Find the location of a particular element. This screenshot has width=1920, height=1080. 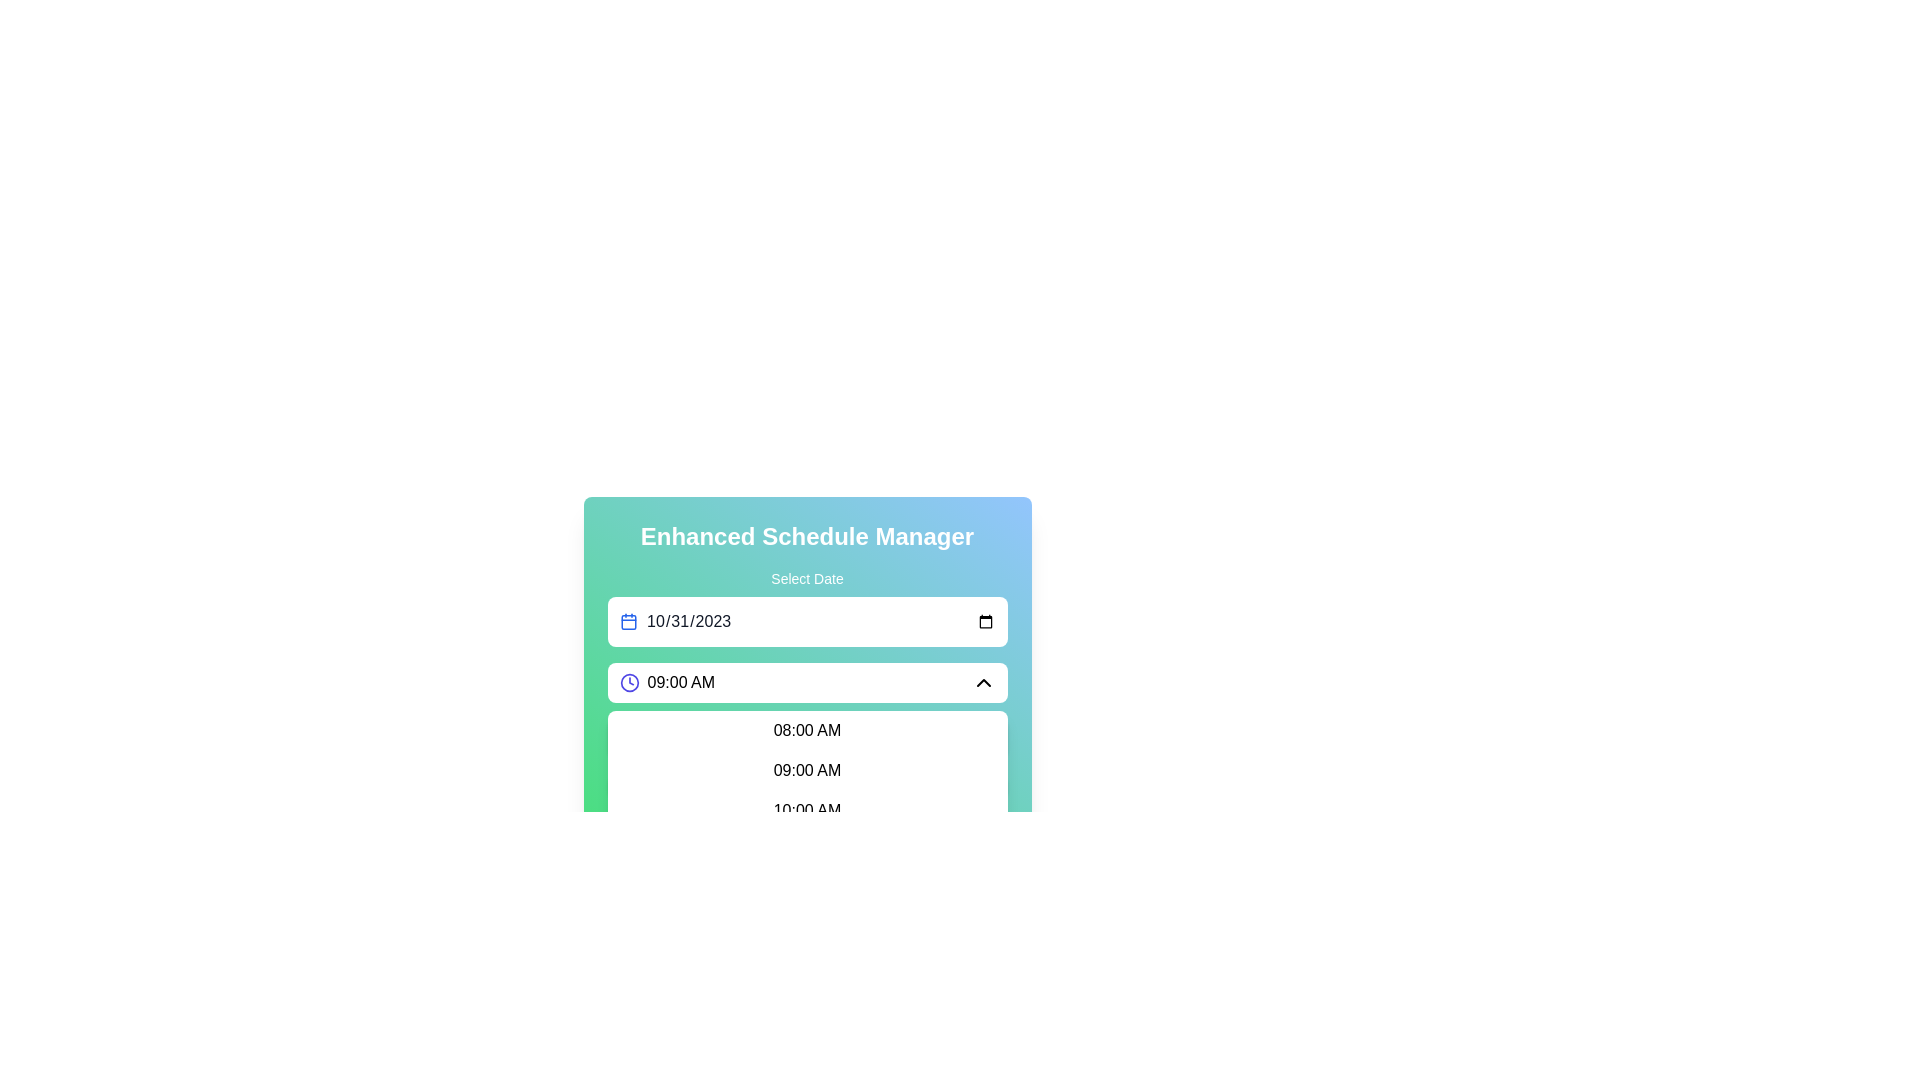

the rectangular shape within the SVG calendar icon, which is located to the left of the date field is located at coordinates (627, 621).